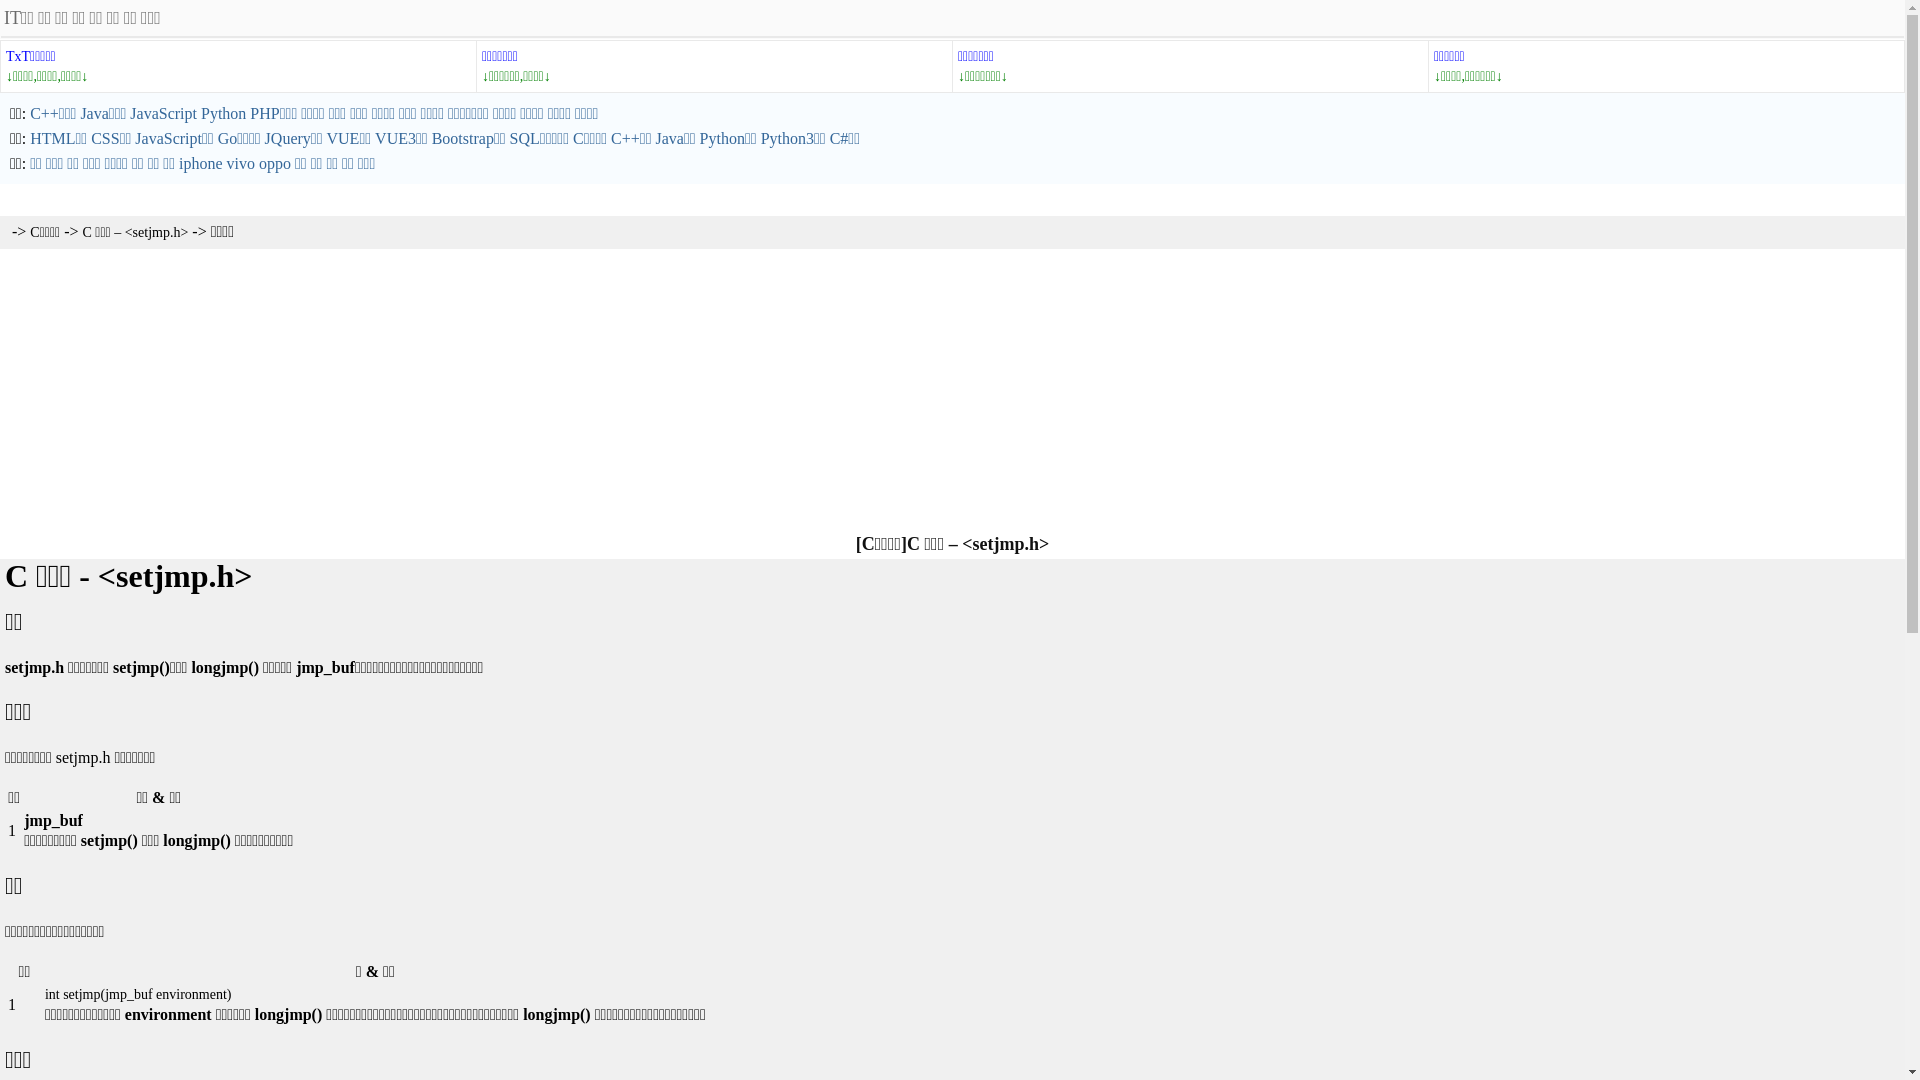 Image resolution: width=1920 pixels, height=1080 pixels. What do you see at coordinates (950, 389) in the screenshot?
I see `'Advertisement'` at bounding box center [950, 389].